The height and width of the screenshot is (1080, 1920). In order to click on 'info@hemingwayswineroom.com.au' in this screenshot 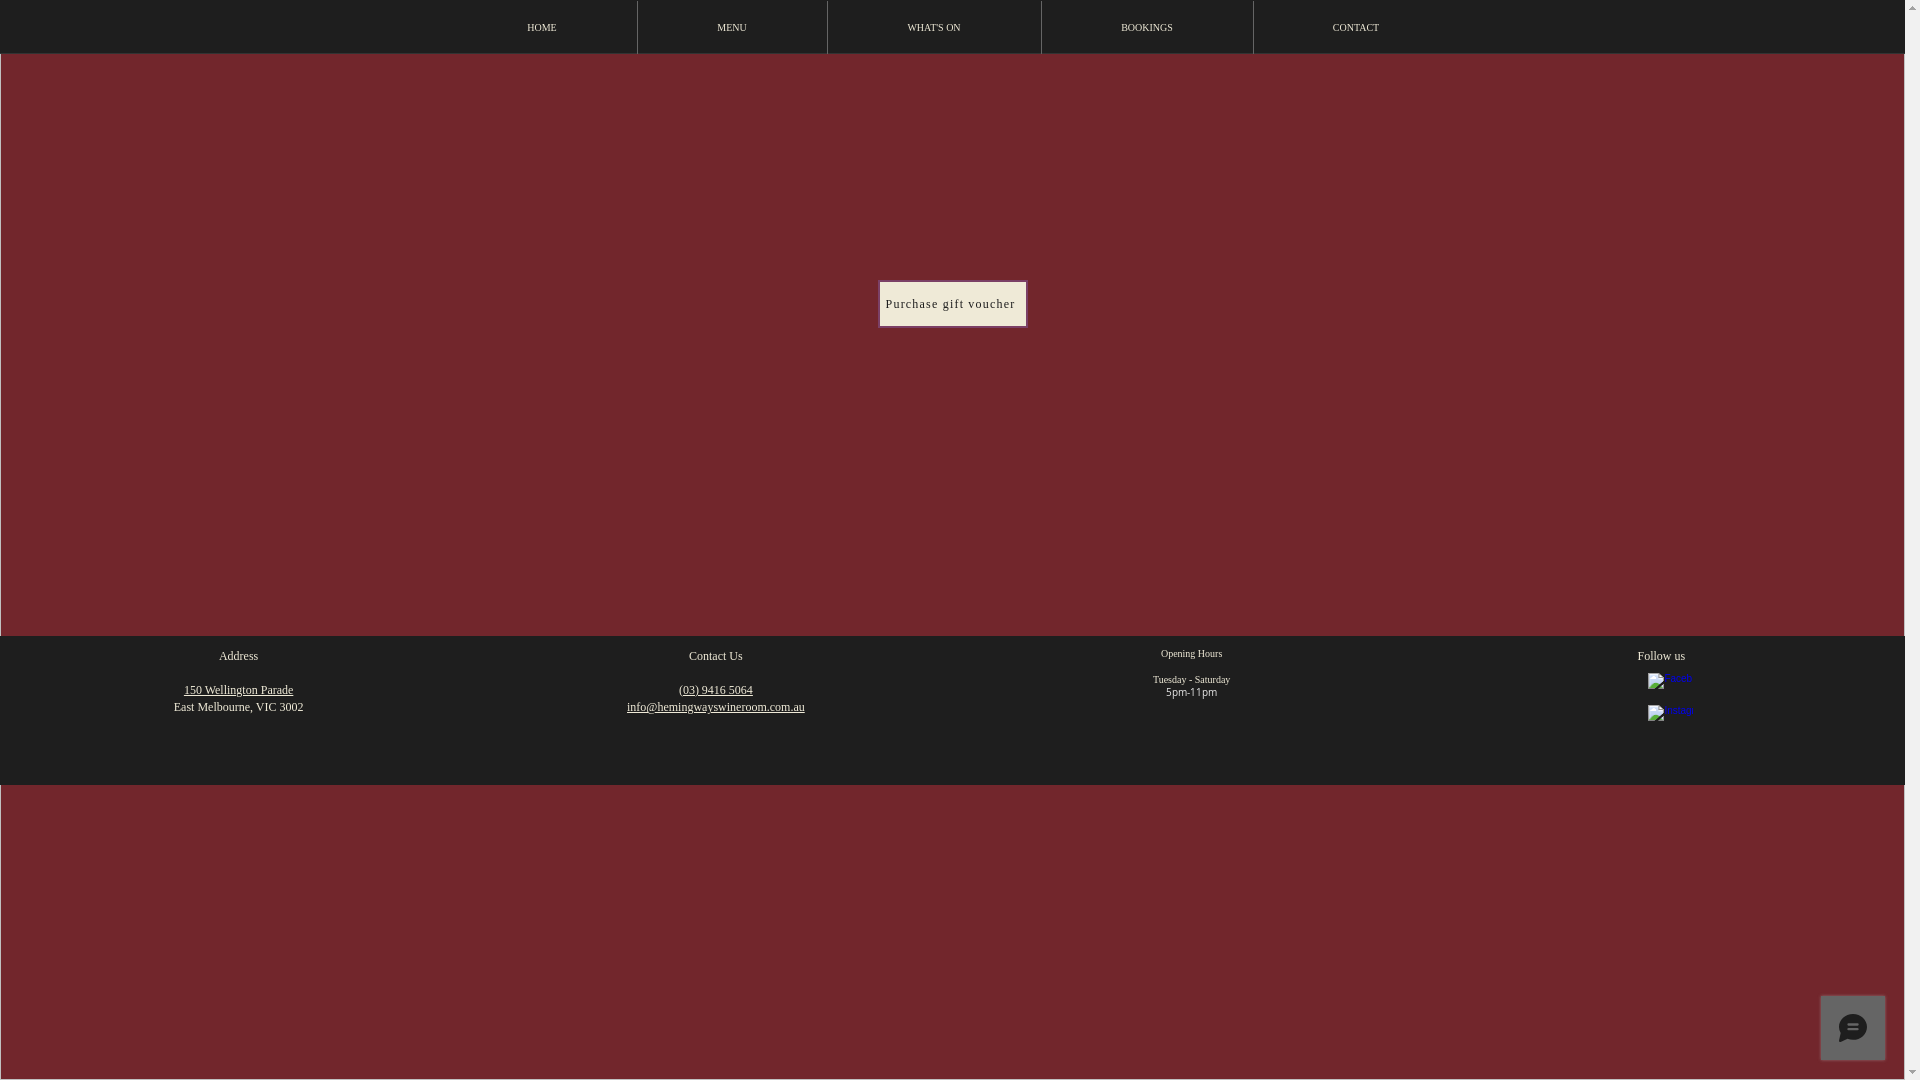, I will do `click(715, 705)`.